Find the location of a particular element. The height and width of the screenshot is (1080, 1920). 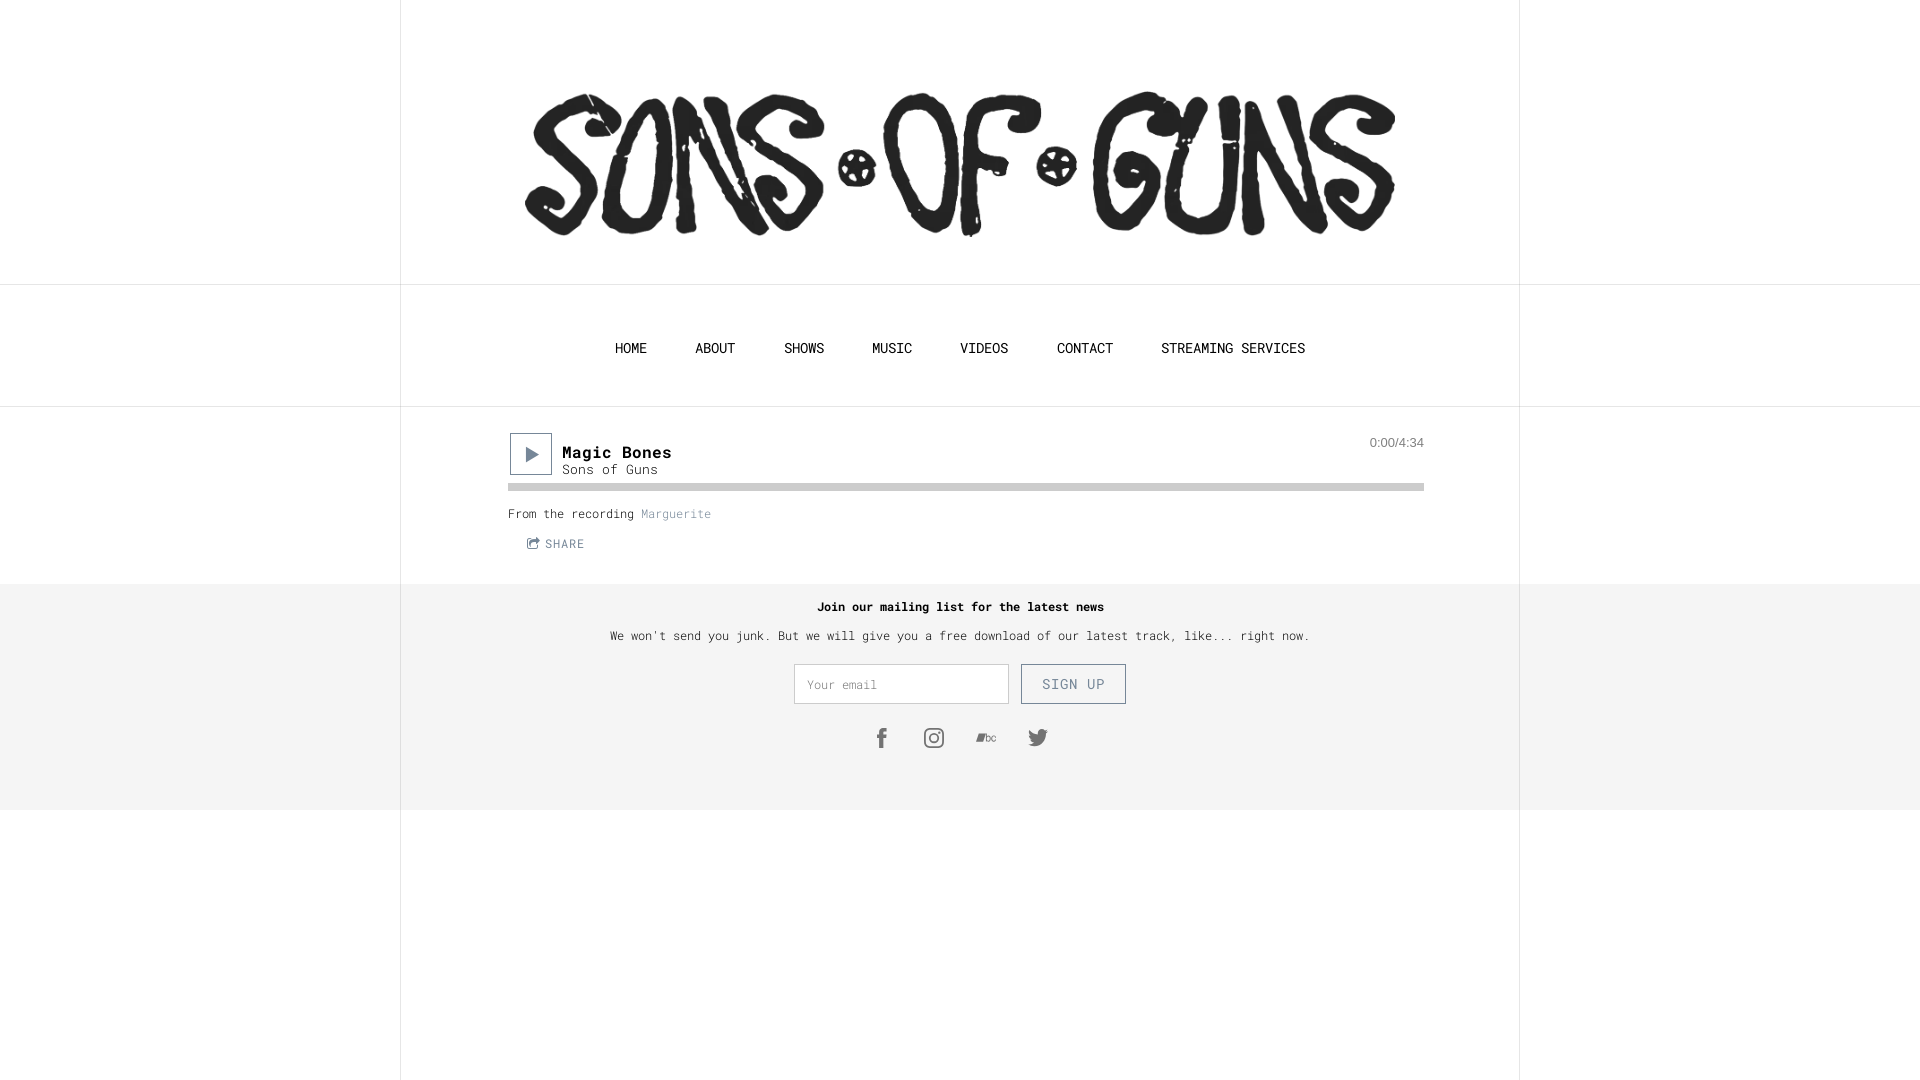

'STREAMING SERVICES' is located at coordinates (1232, 346).